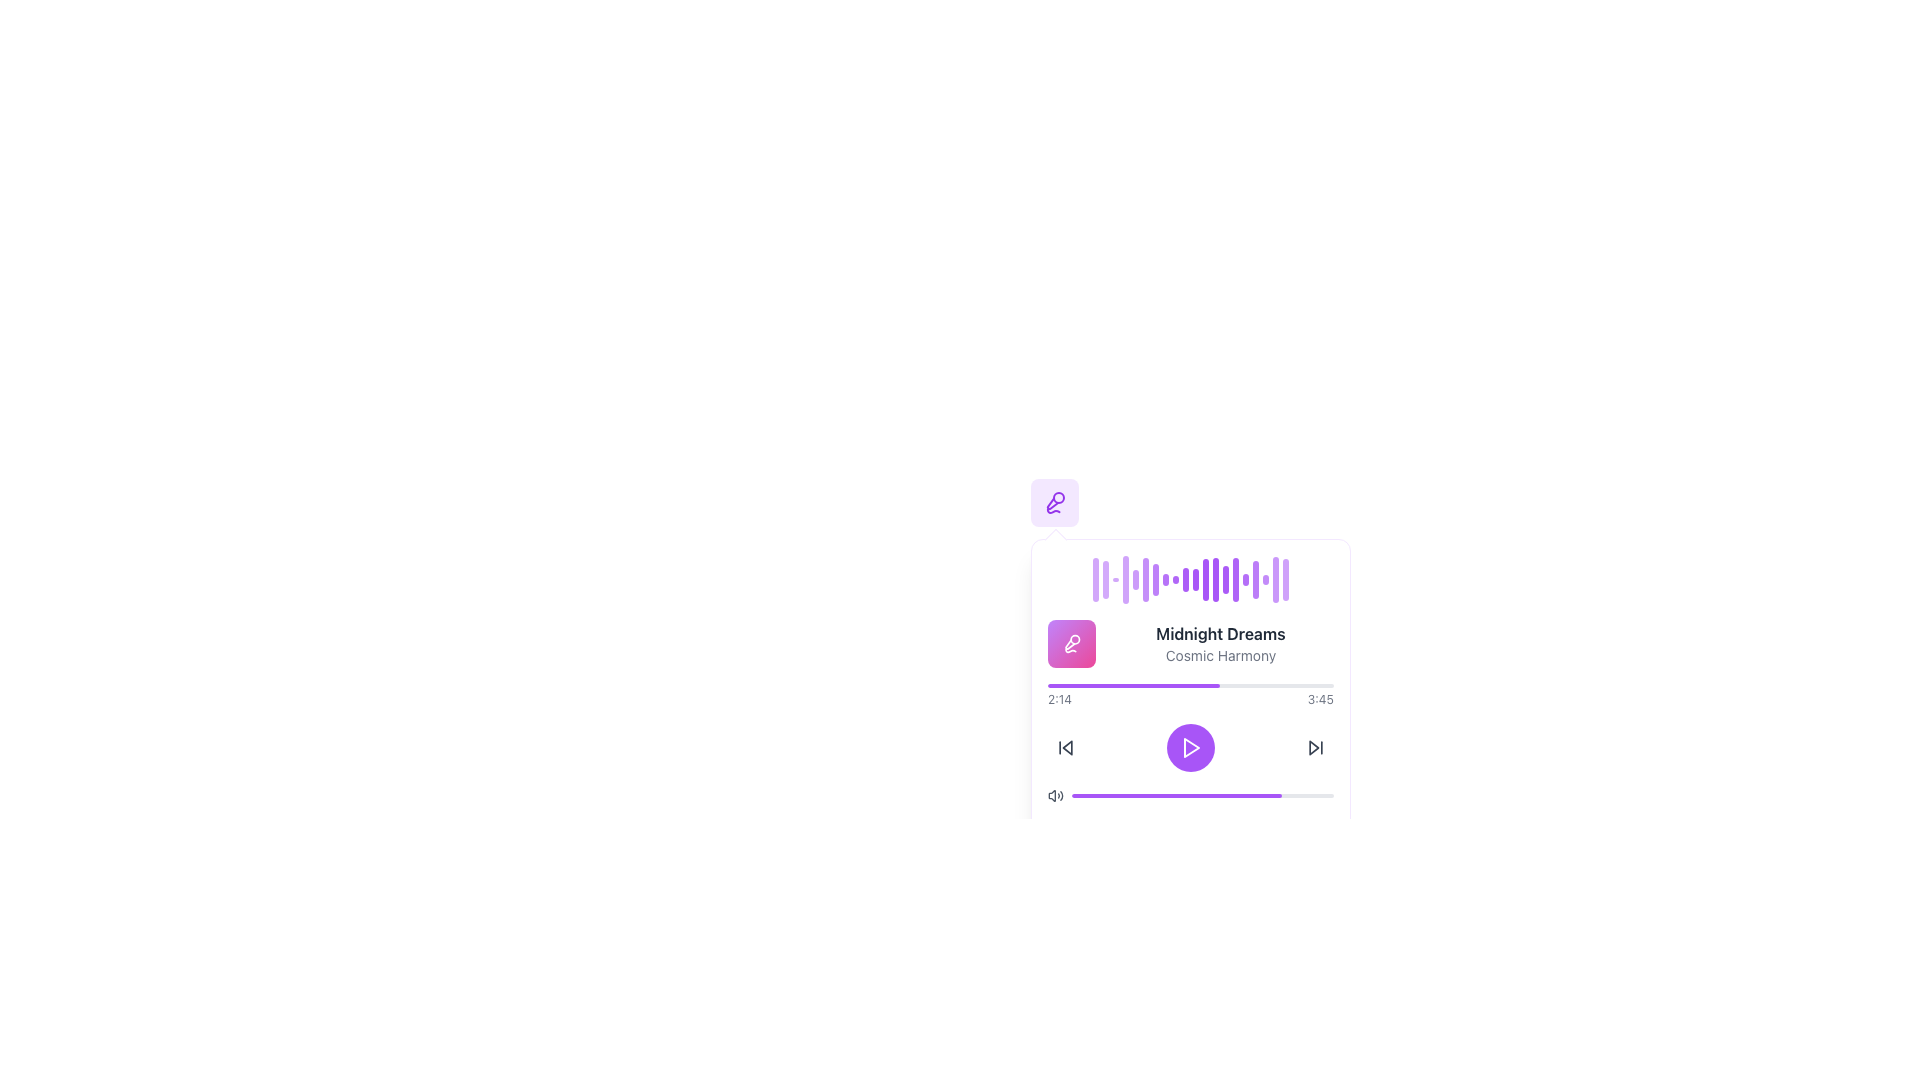  What do you see at coordinates (1224, 579) in the screenshot?
I see `the 14th waveform bar in a media player interface, which visually indicates audio levels or progress` at bounding box center [1224, 579].